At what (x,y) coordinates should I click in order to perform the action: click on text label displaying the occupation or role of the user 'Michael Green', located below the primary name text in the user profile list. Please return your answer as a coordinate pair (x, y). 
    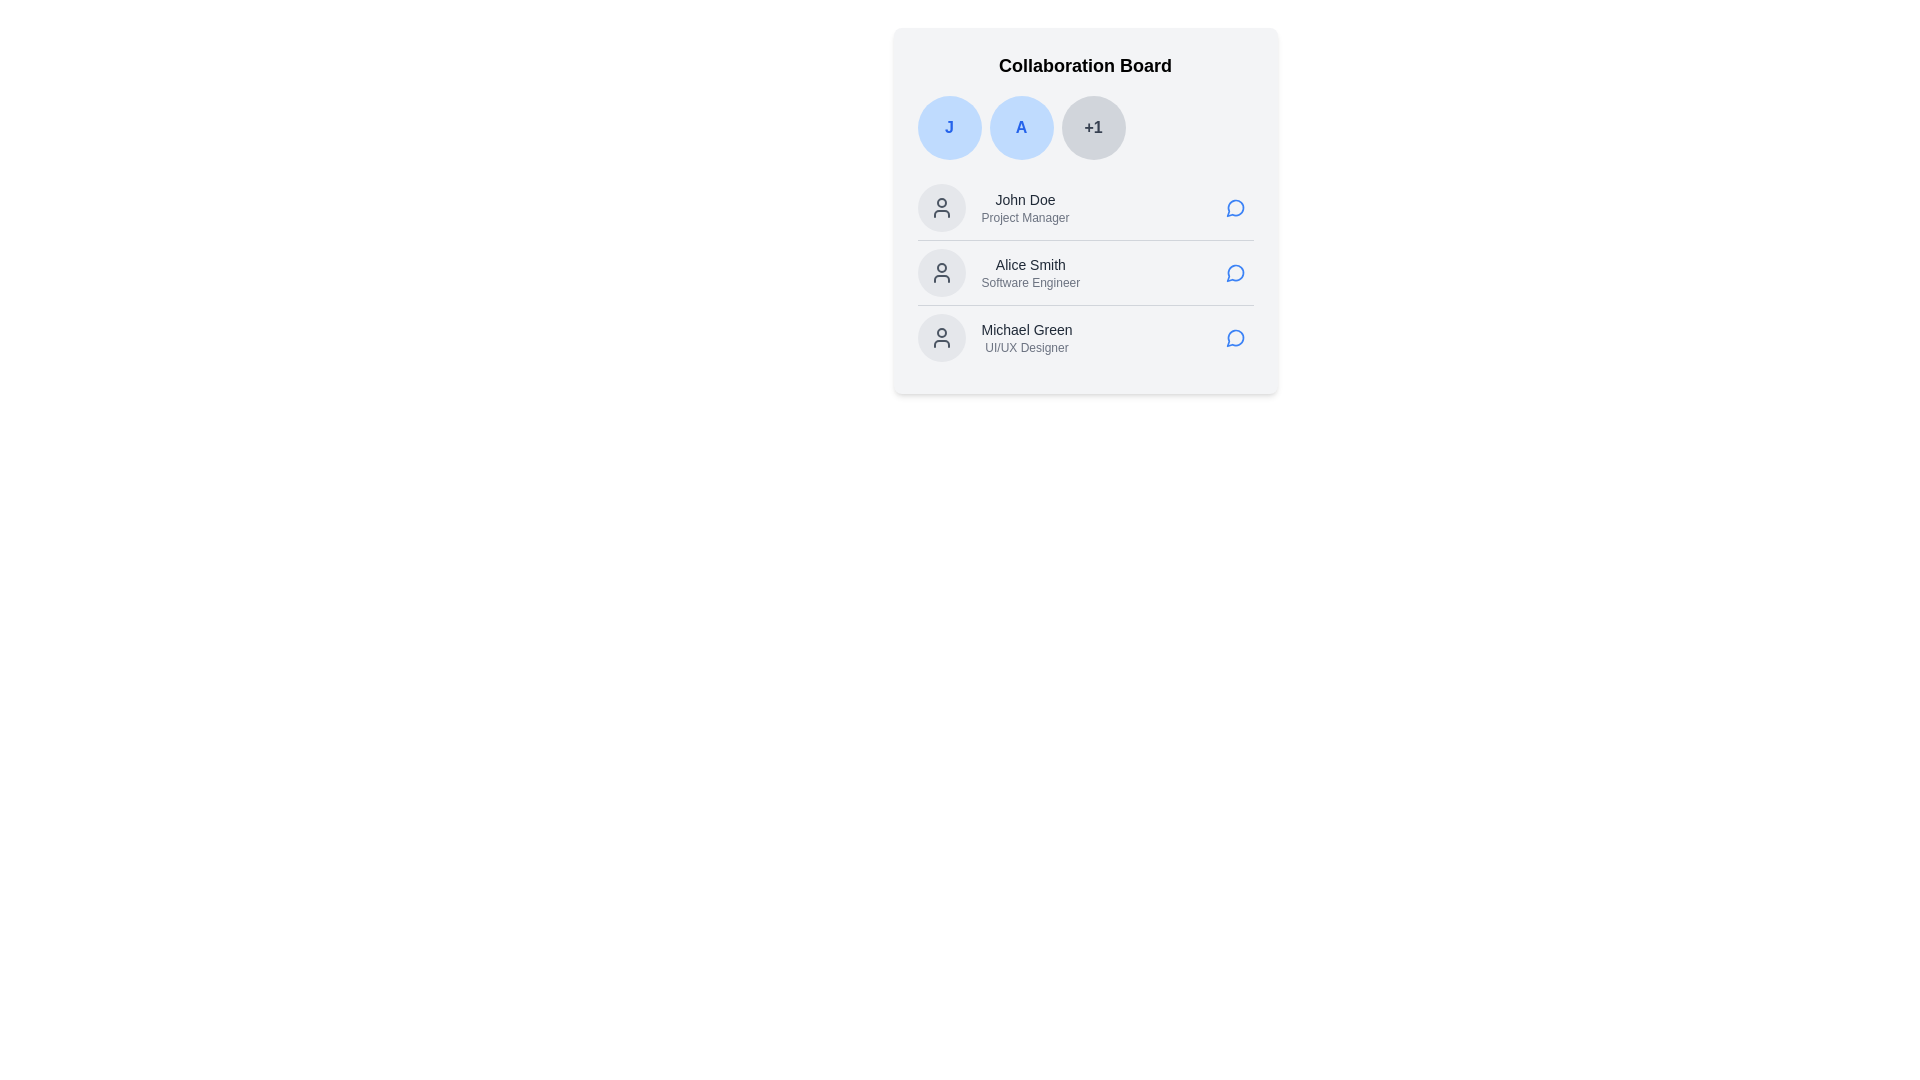
    Looking at the image, I should click on (1027, 346).